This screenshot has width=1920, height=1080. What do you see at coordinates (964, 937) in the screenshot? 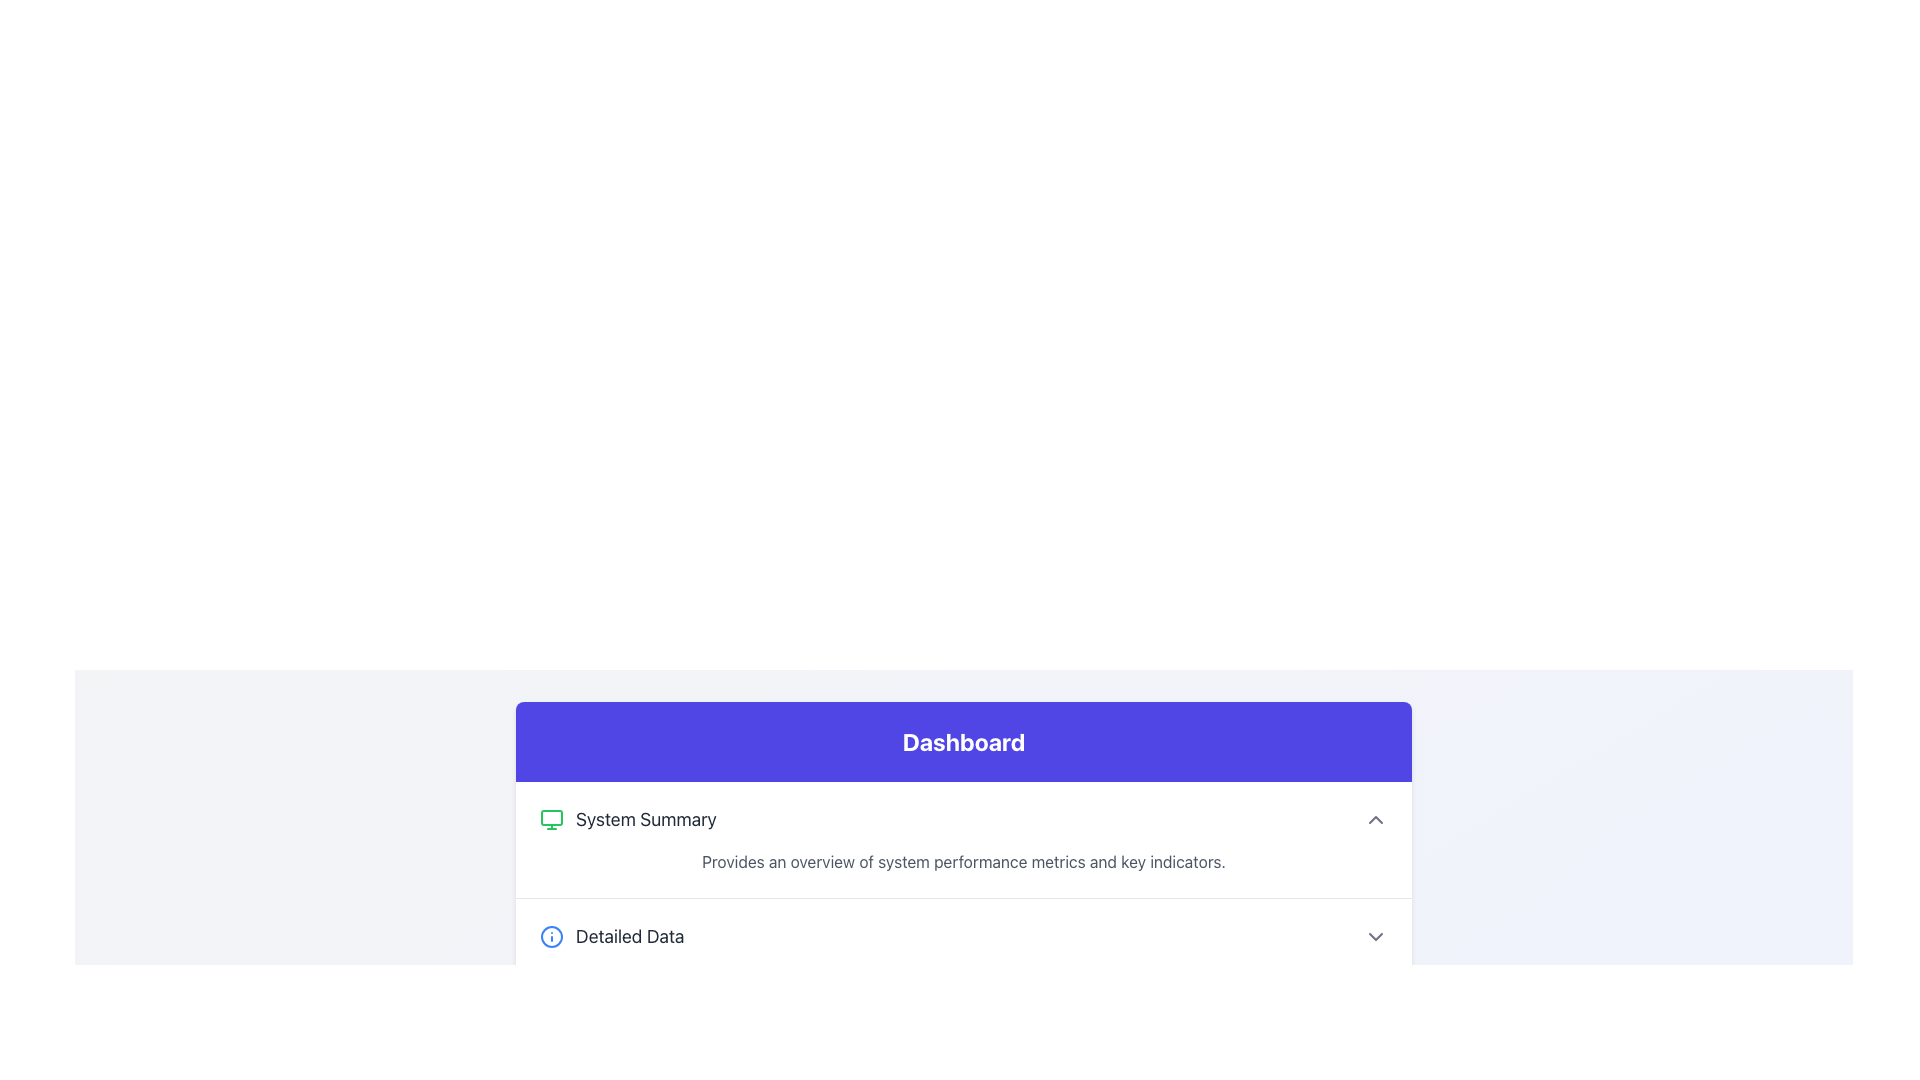
I see `the 'Detailed Data' Interactive Dropdown Trigger` at bounding box center [964, 937].